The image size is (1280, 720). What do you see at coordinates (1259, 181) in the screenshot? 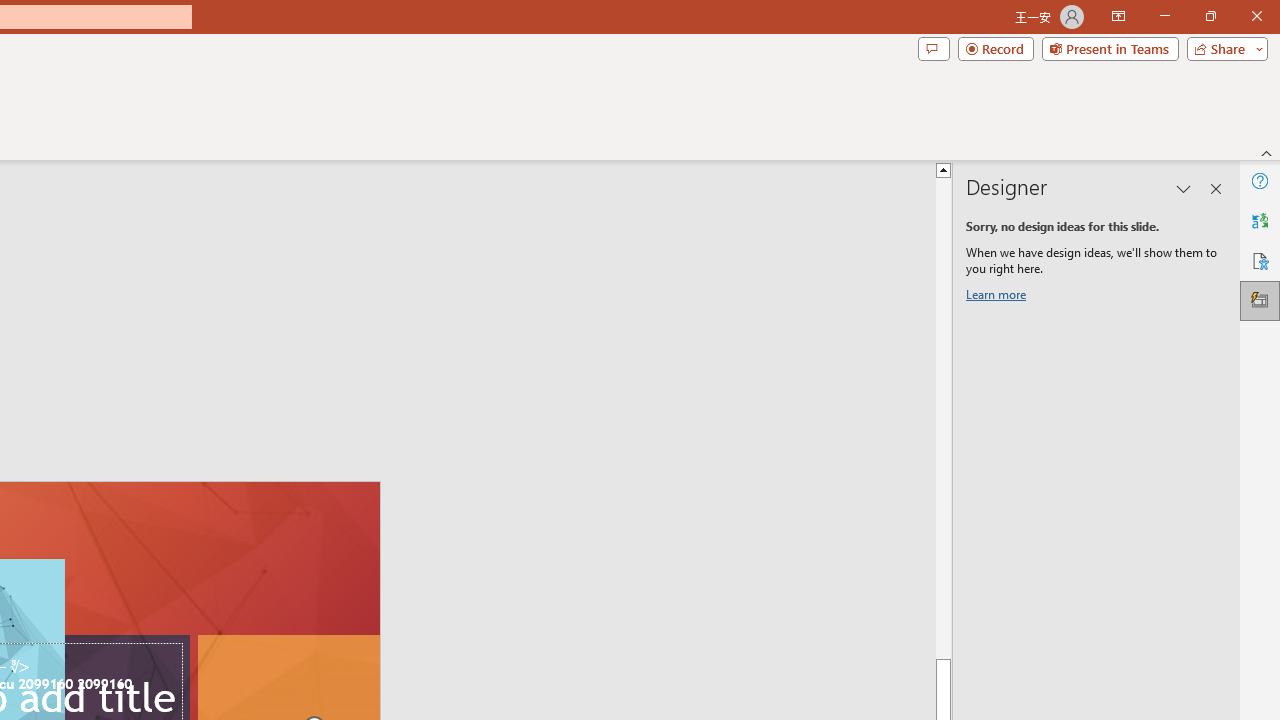
I see `'Help'` at bounding box center [1259, 181].